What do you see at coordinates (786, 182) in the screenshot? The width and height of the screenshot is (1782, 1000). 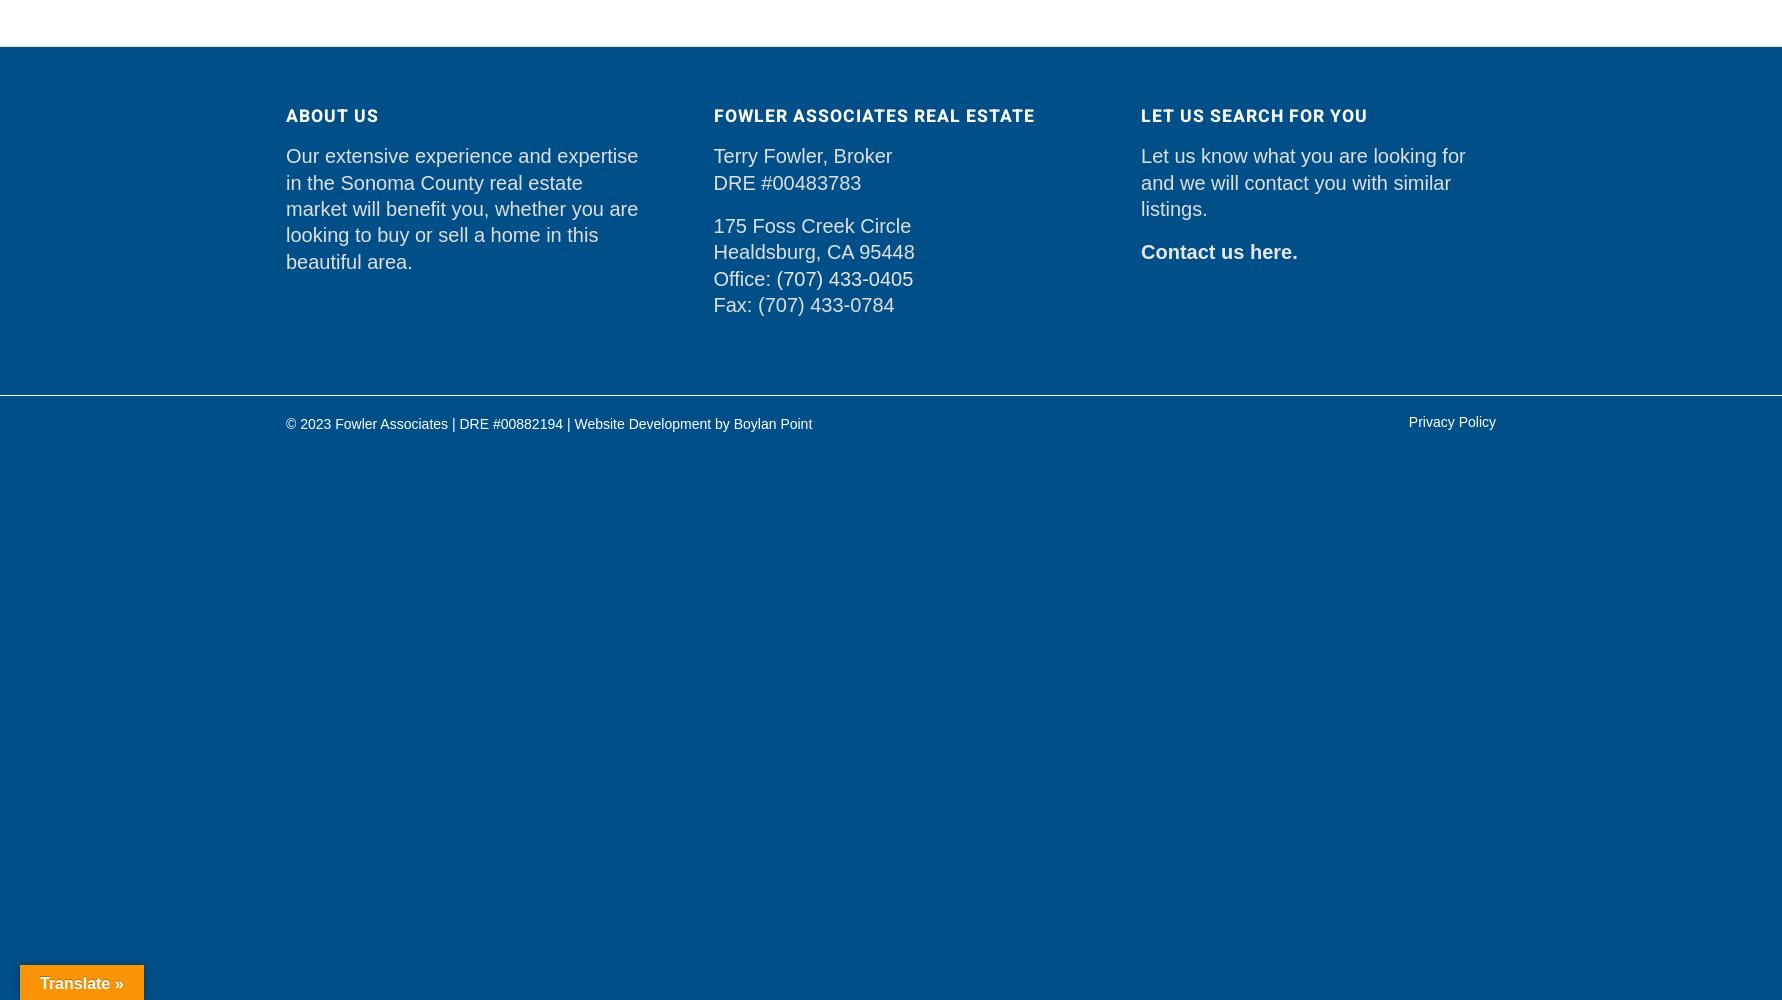 I see `'DRE #00483783'` at bounding box center [786, 182].